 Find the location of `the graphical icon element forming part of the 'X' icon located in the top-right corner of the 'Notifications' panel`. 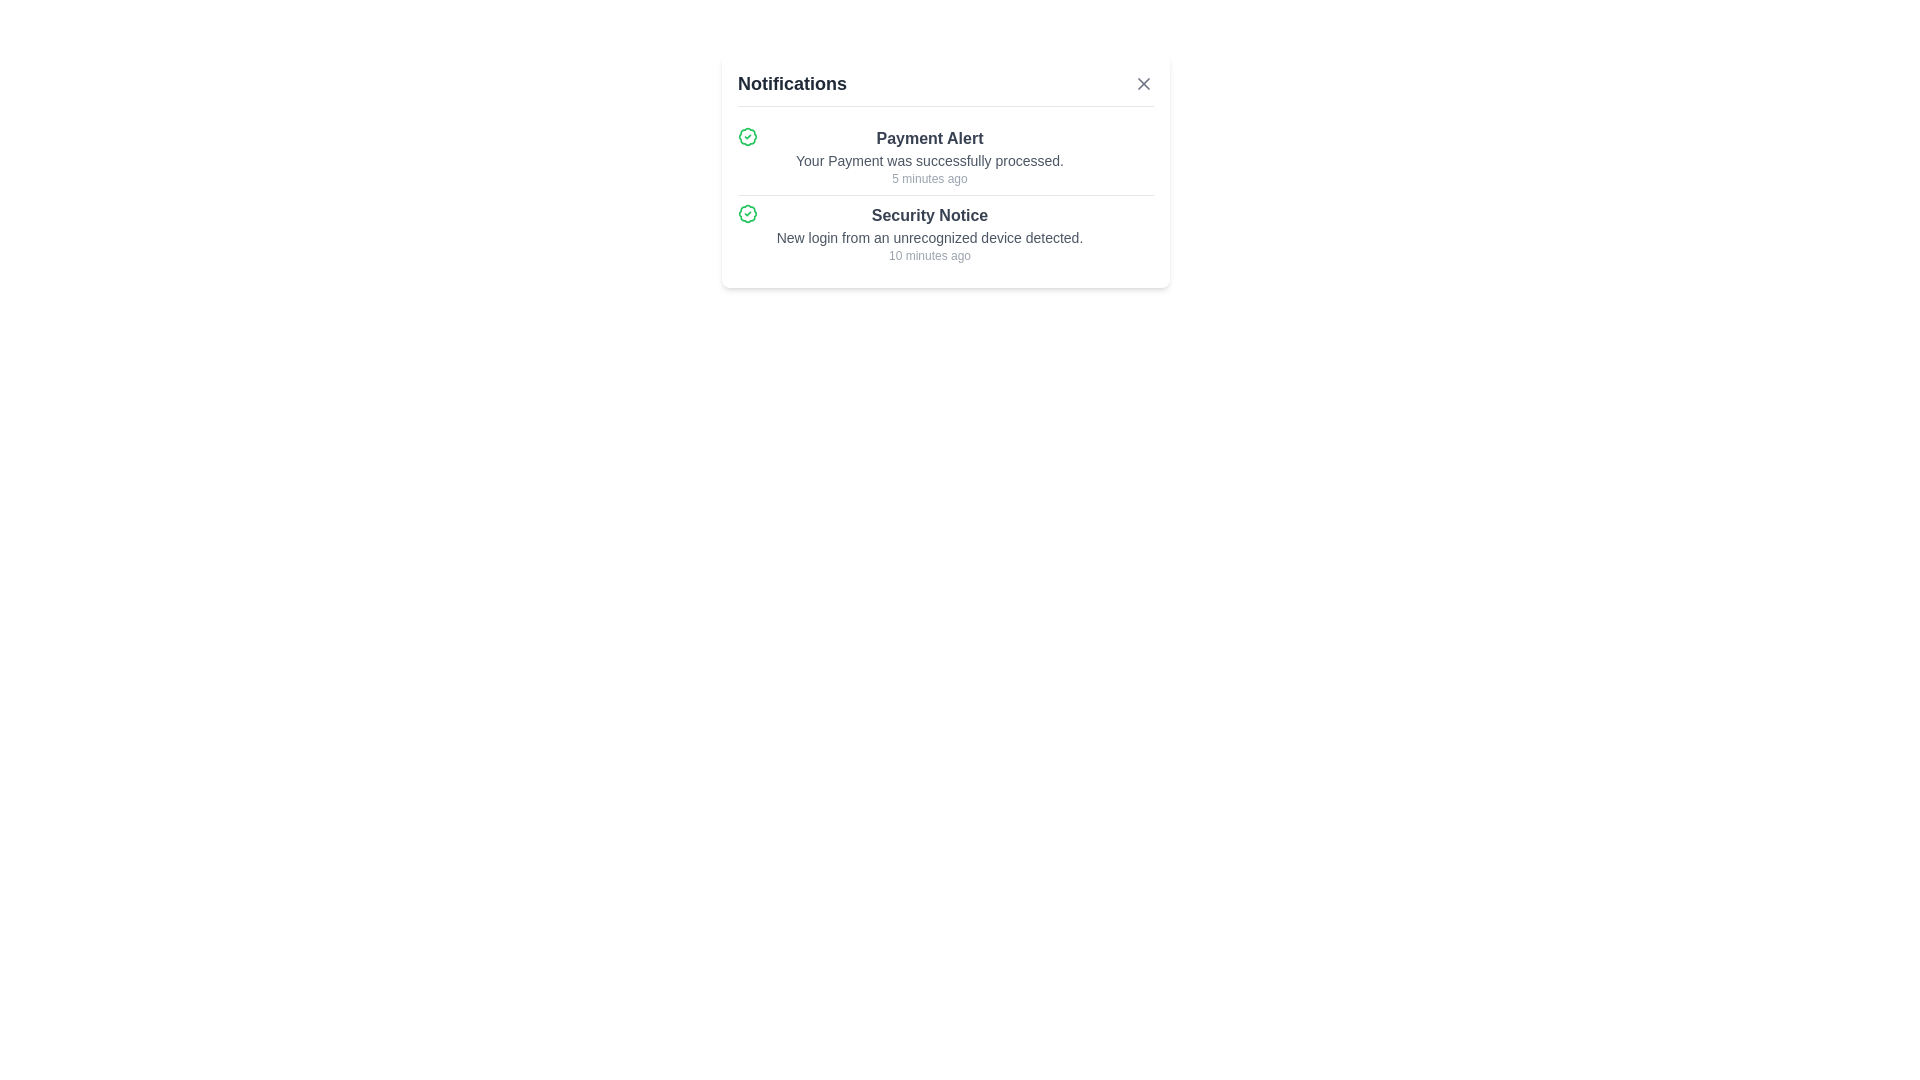

the graphical icon element forming part of the 'X' icon located in the top-right corner of the 'Notifications' panel is located at coordinates (1143, 83).